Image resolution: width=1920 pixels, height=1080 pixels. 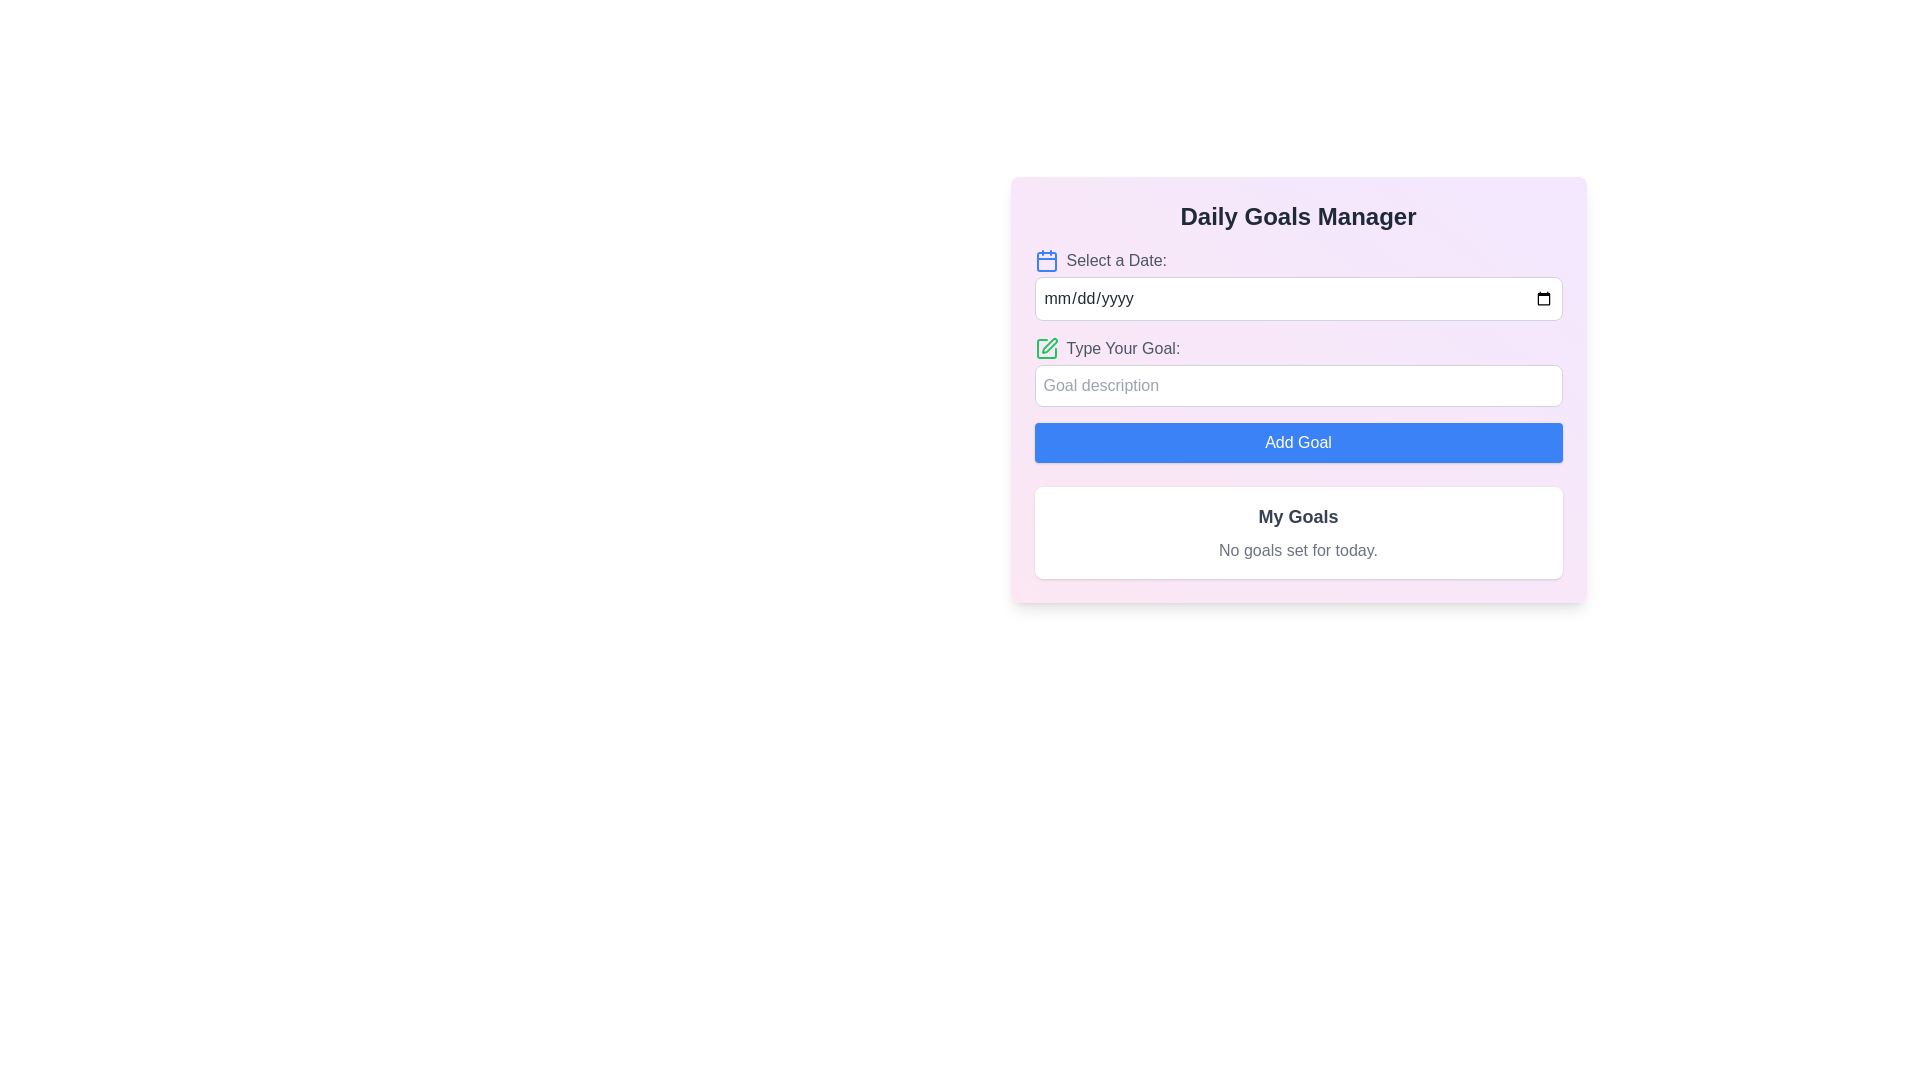 I want to click on the rectangular blue button labeled 'Add Goal' located below the input field 'Type Your Goal:' and above the section 'My Goals', so click(x=1298, y=442).